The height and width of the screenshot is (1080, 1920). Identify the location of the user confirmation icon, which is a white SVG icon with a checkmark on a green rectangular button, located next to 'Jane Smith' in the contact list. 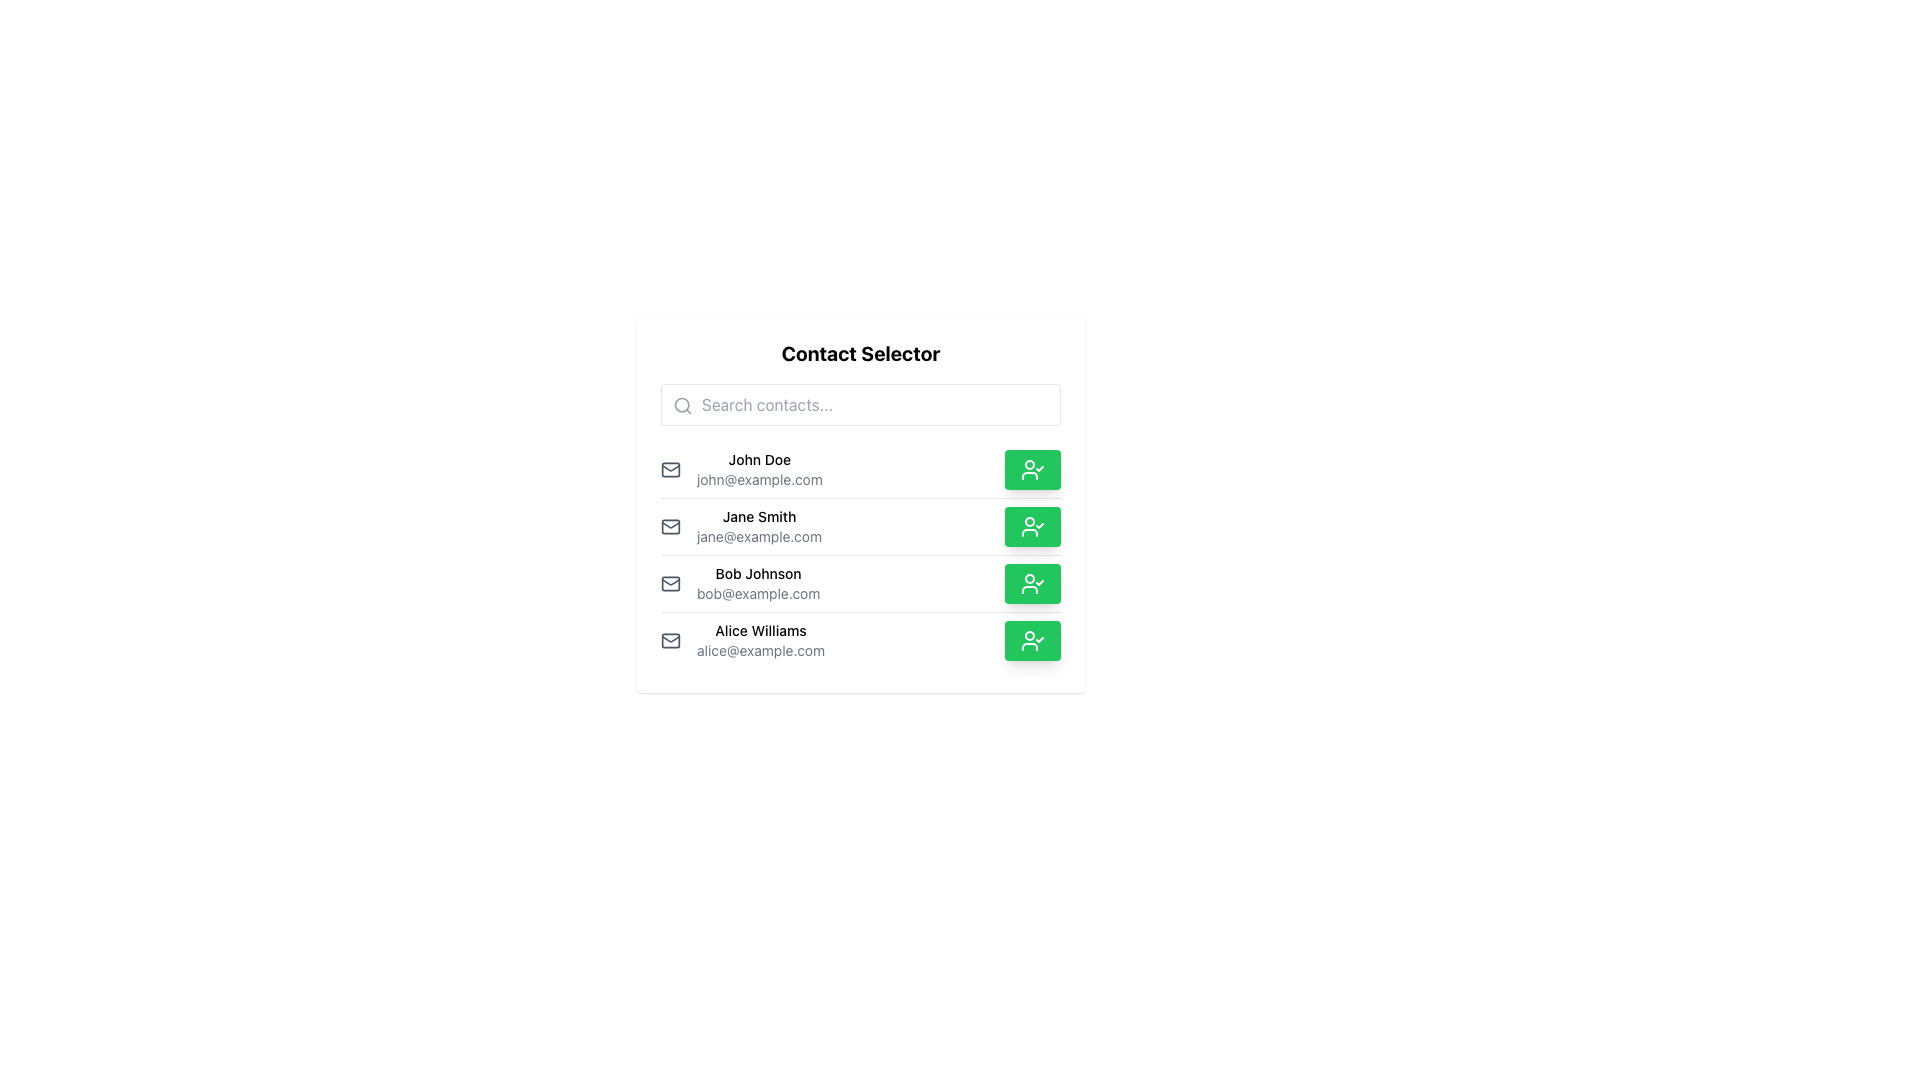
(1032, 526).